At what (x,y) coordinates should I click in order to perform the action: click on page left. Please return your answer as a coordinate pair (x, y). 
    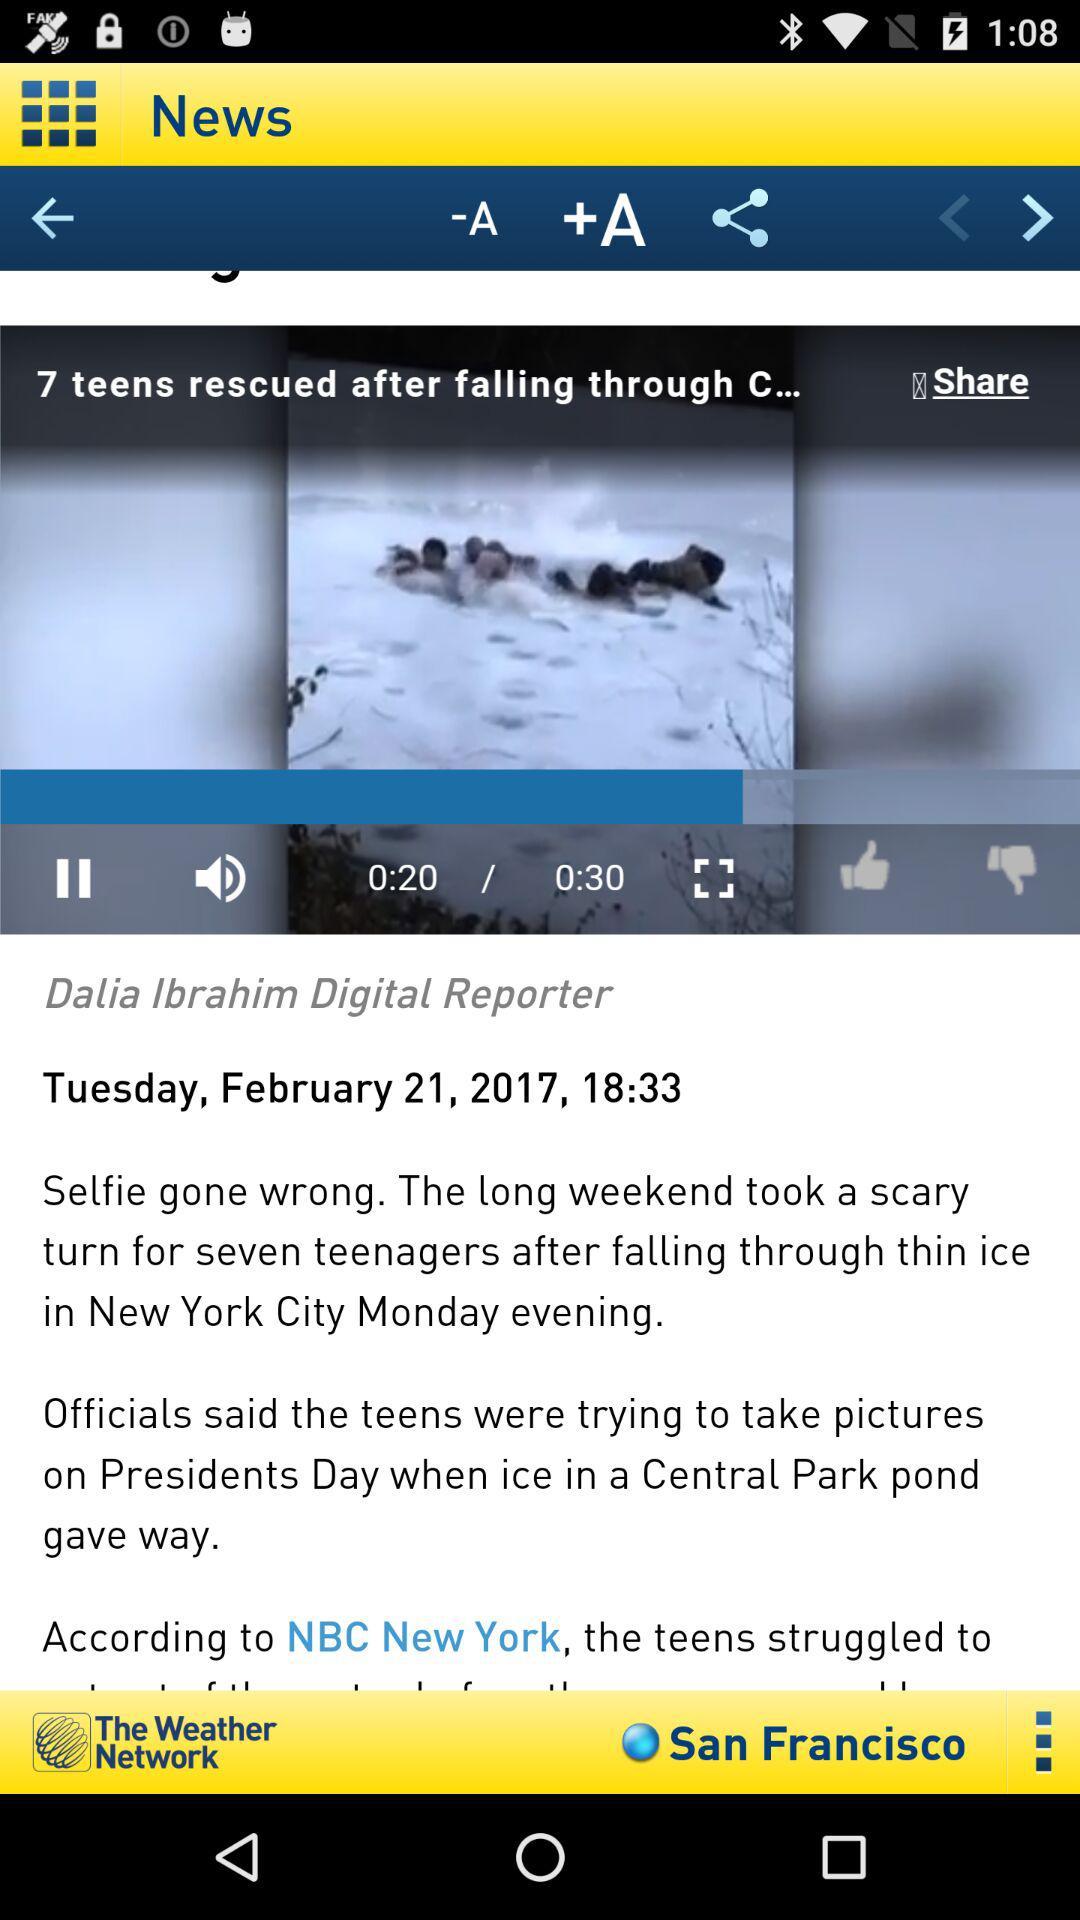
    Looking at the image, I should click on (952, 217).